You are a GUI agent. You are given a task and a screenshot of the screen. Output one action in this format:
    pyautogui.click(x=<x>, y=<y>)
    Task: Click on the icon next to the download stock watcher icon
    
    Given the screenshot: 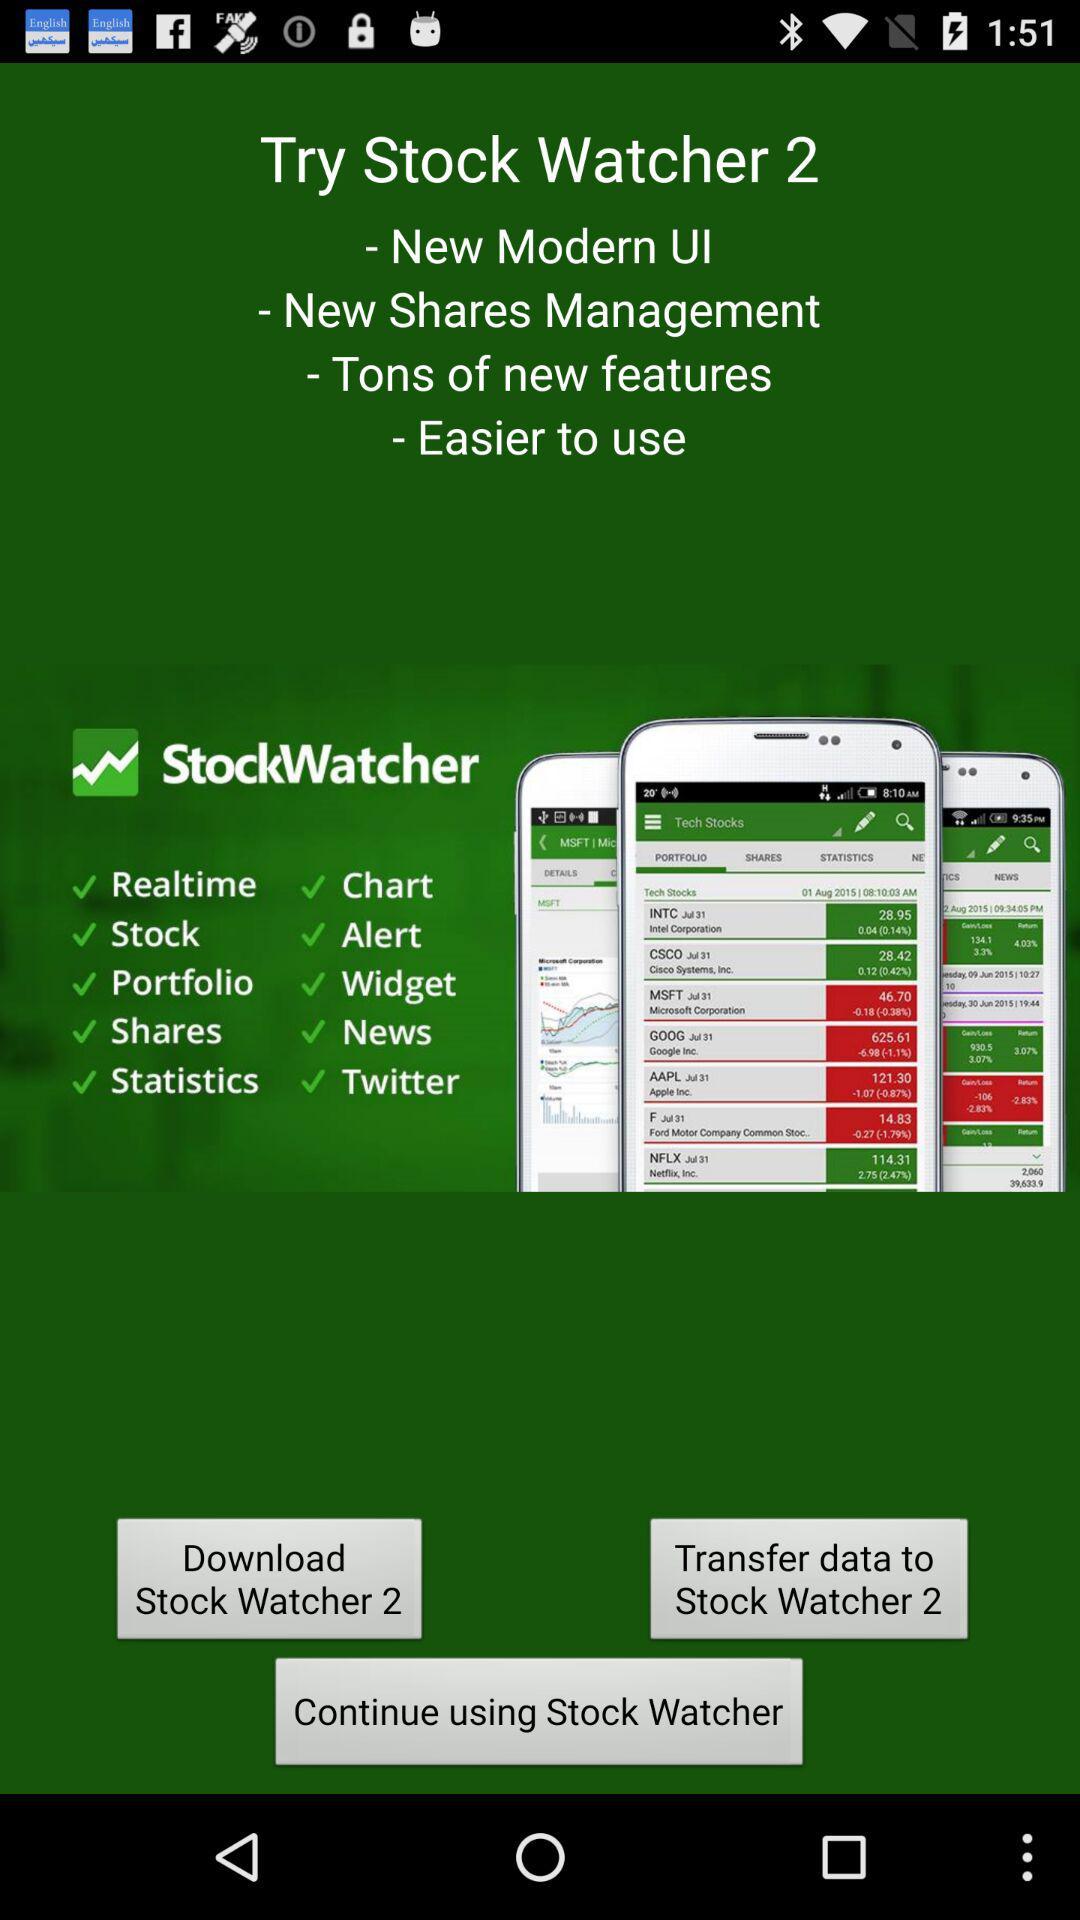 What is the action you would take?
    pyautogui.click(x=808, y=1583)
    